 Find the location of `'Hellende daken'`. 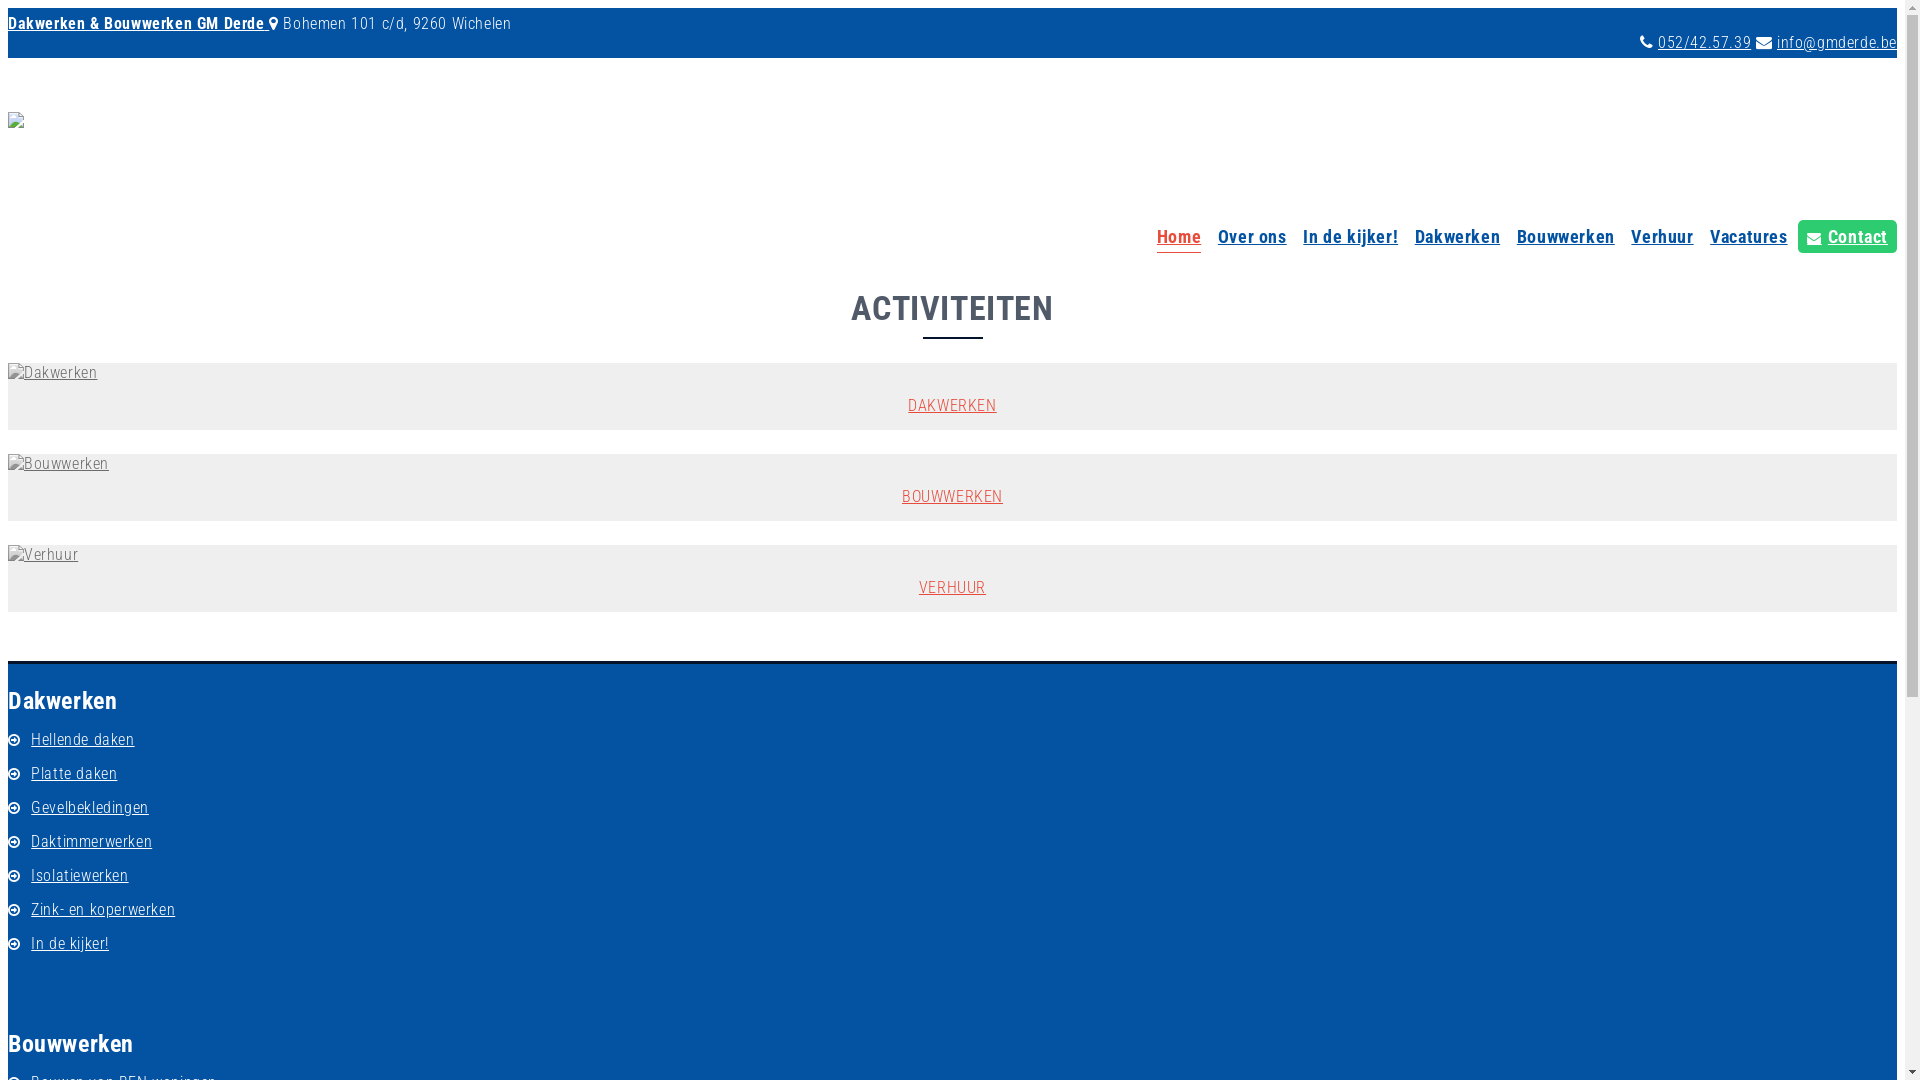

'Hellende daken' is located at coordinates (81, 739).